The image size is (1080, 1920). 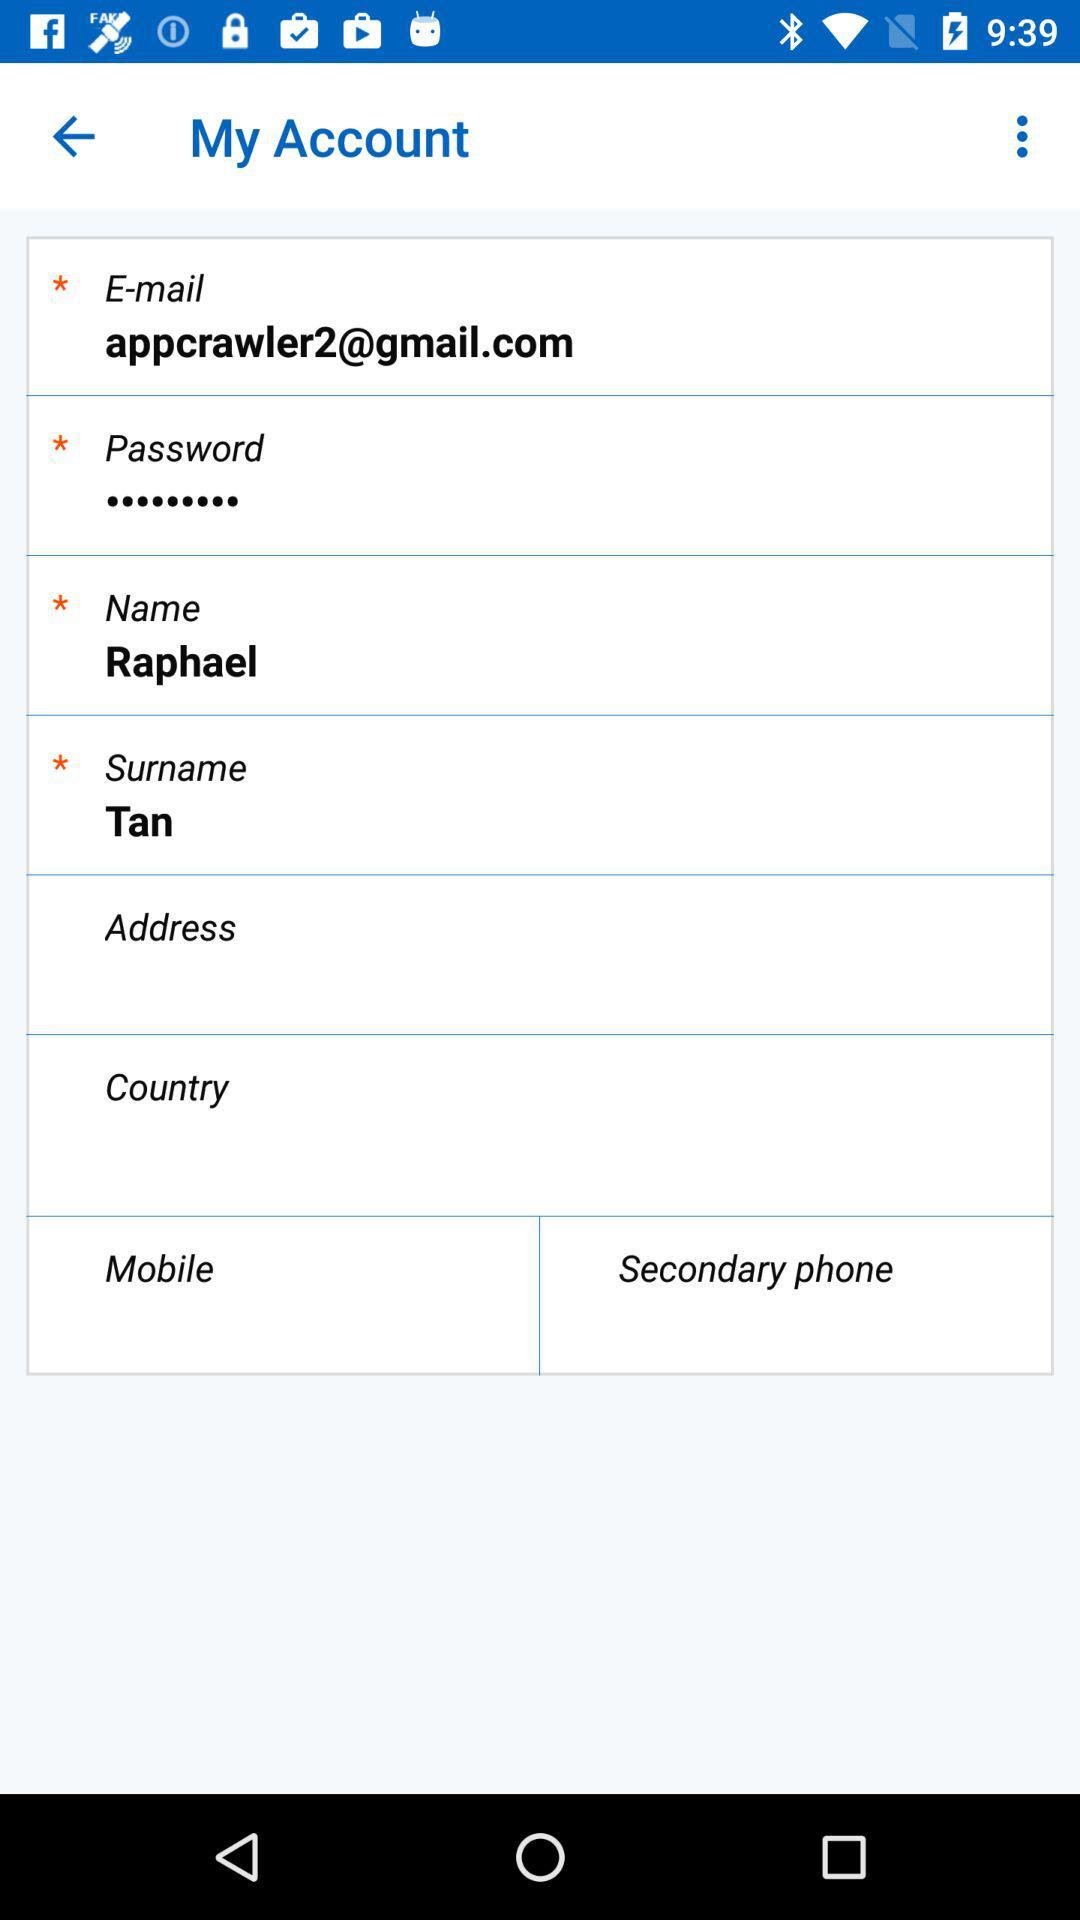 I want to click on item next to my account icon, so click(x=72, y=135).